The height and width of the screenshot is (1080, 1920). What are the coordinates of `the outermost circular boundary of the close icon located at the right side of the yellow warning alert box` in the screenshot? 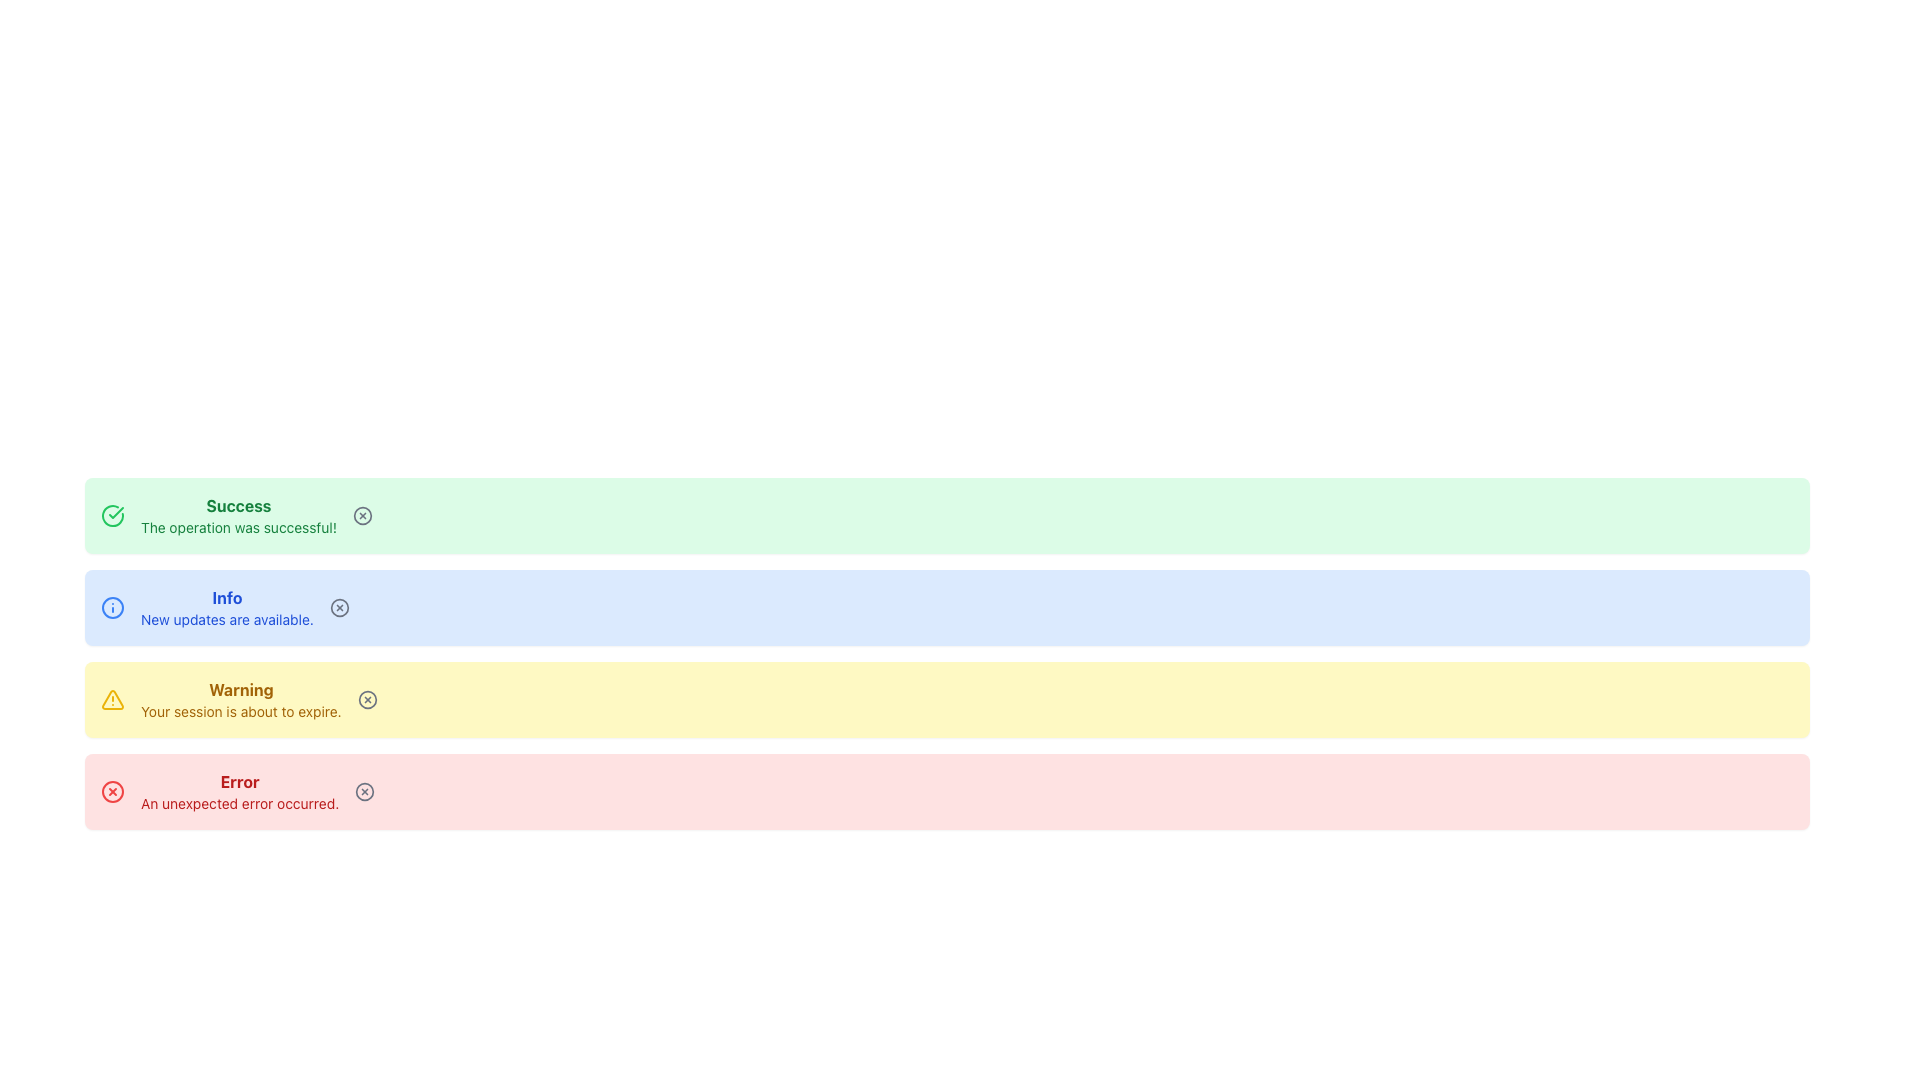 It's located at (367, 698).